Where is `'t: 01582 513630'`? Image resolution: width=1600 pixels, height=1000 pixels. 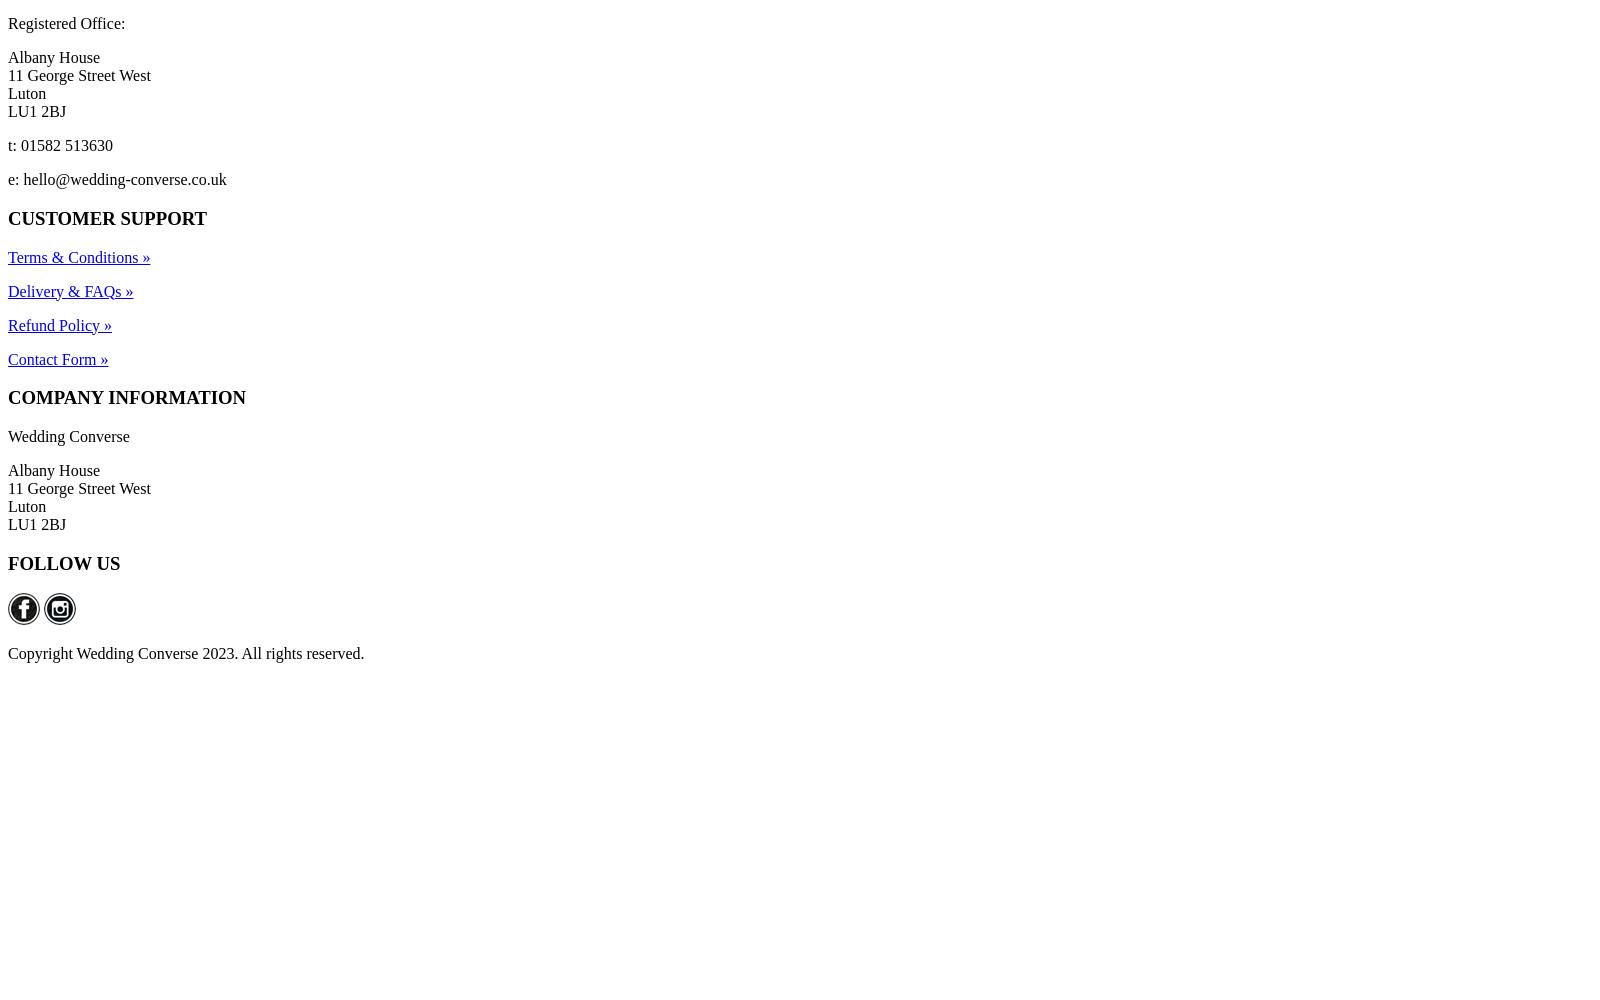
't: 01582 513630' is located at coordinates (59, 145).